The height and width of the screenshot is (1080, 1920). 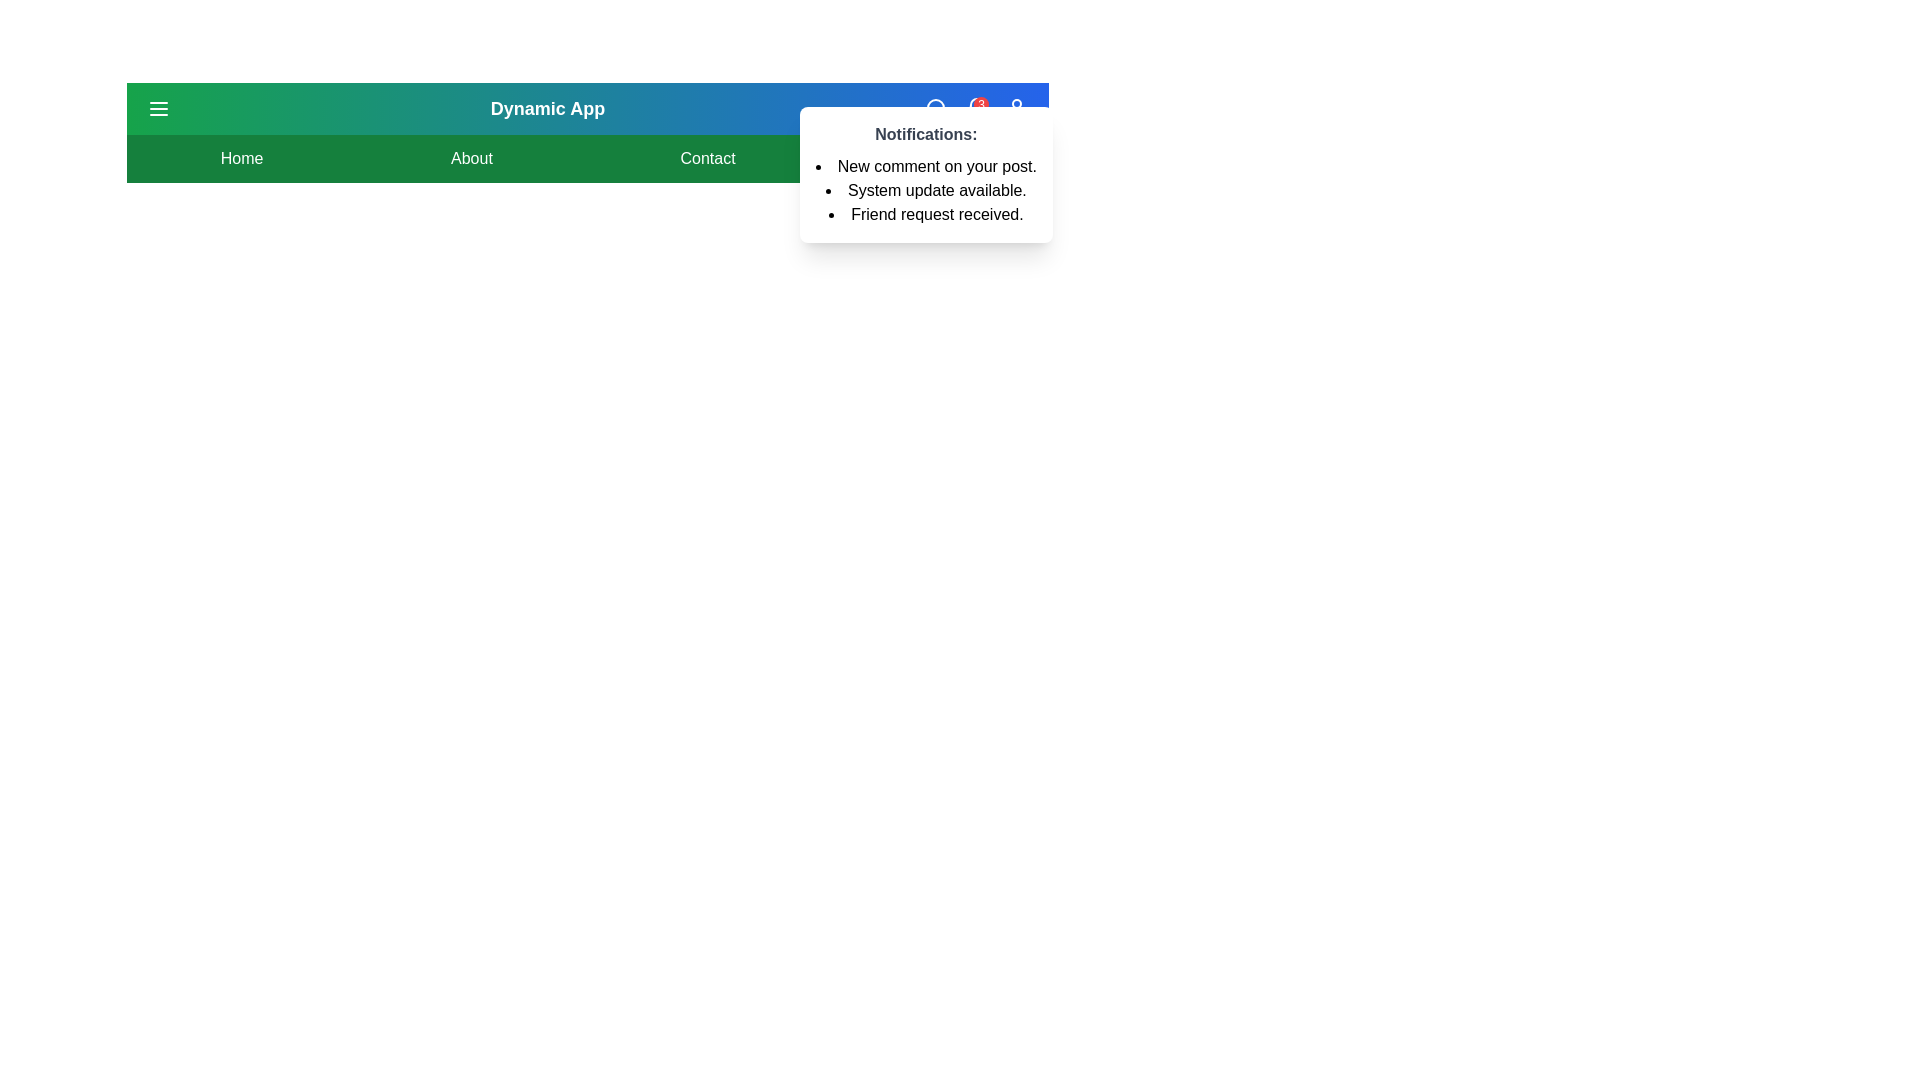 I want to click on the menu button to toggle the visibility of the navigation menu, so click(x=157, y=108).